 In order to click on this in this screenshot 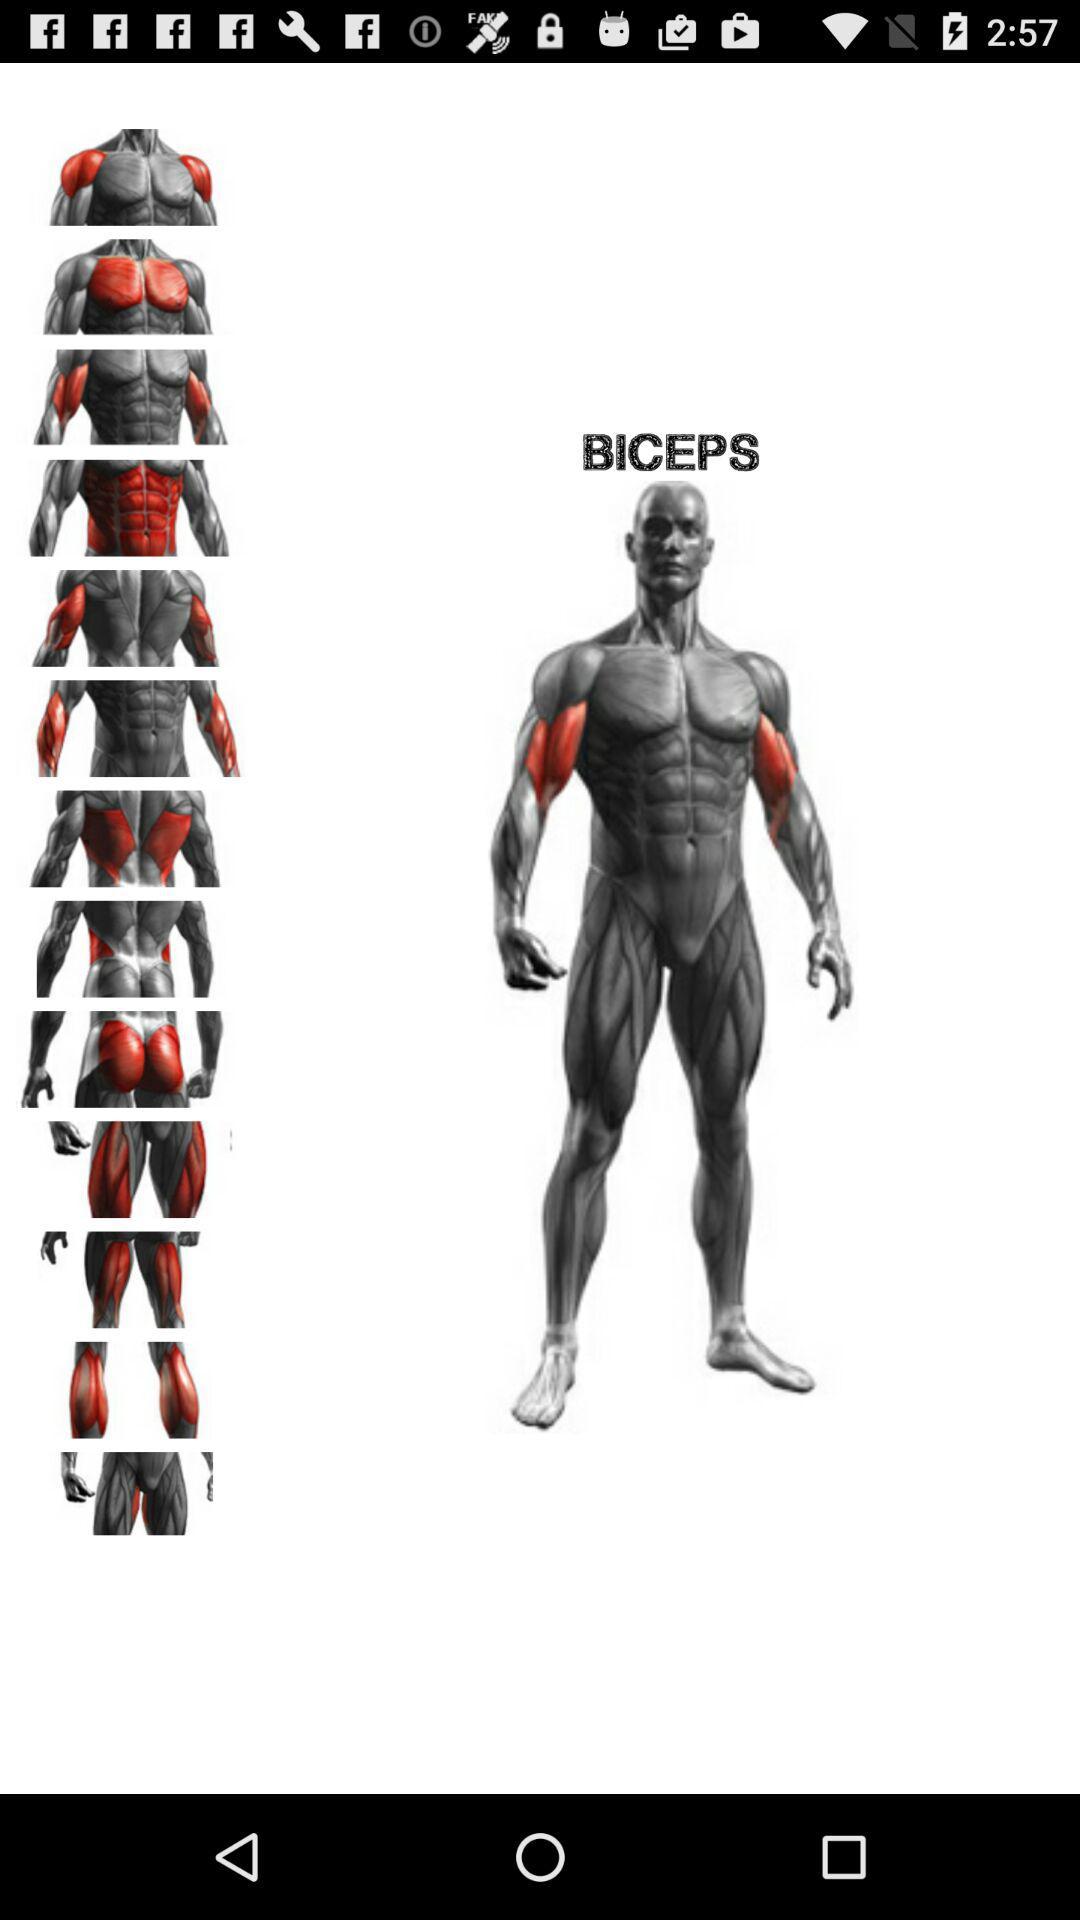, I will do `click(131, 391)`.